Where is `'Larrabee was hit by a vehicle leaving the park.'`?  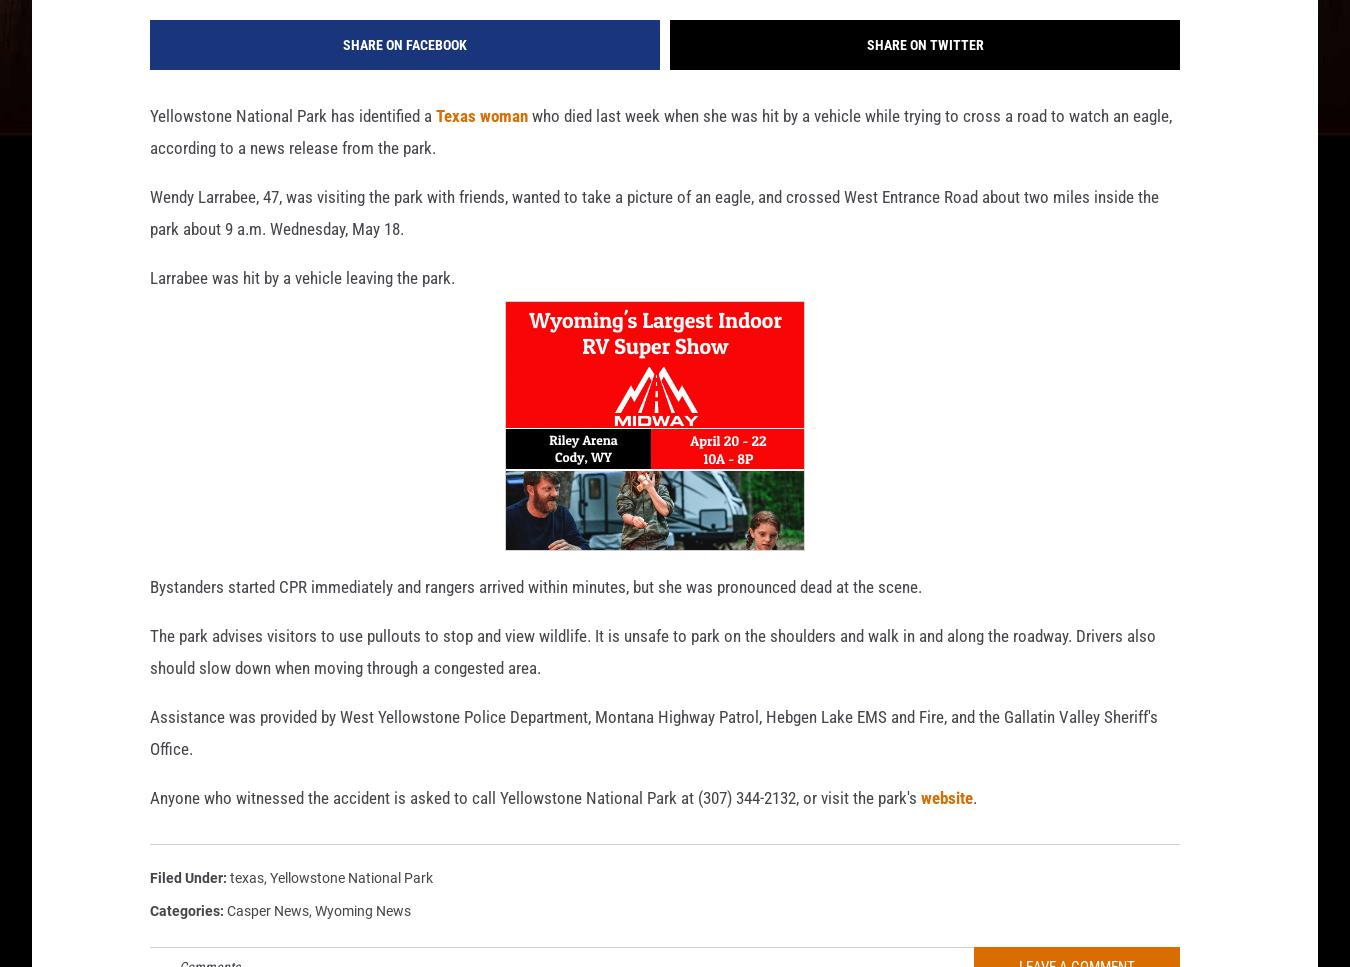
'Larrabee was hit by a vehicle leaving the park.' is located at coordinates (301, 310).